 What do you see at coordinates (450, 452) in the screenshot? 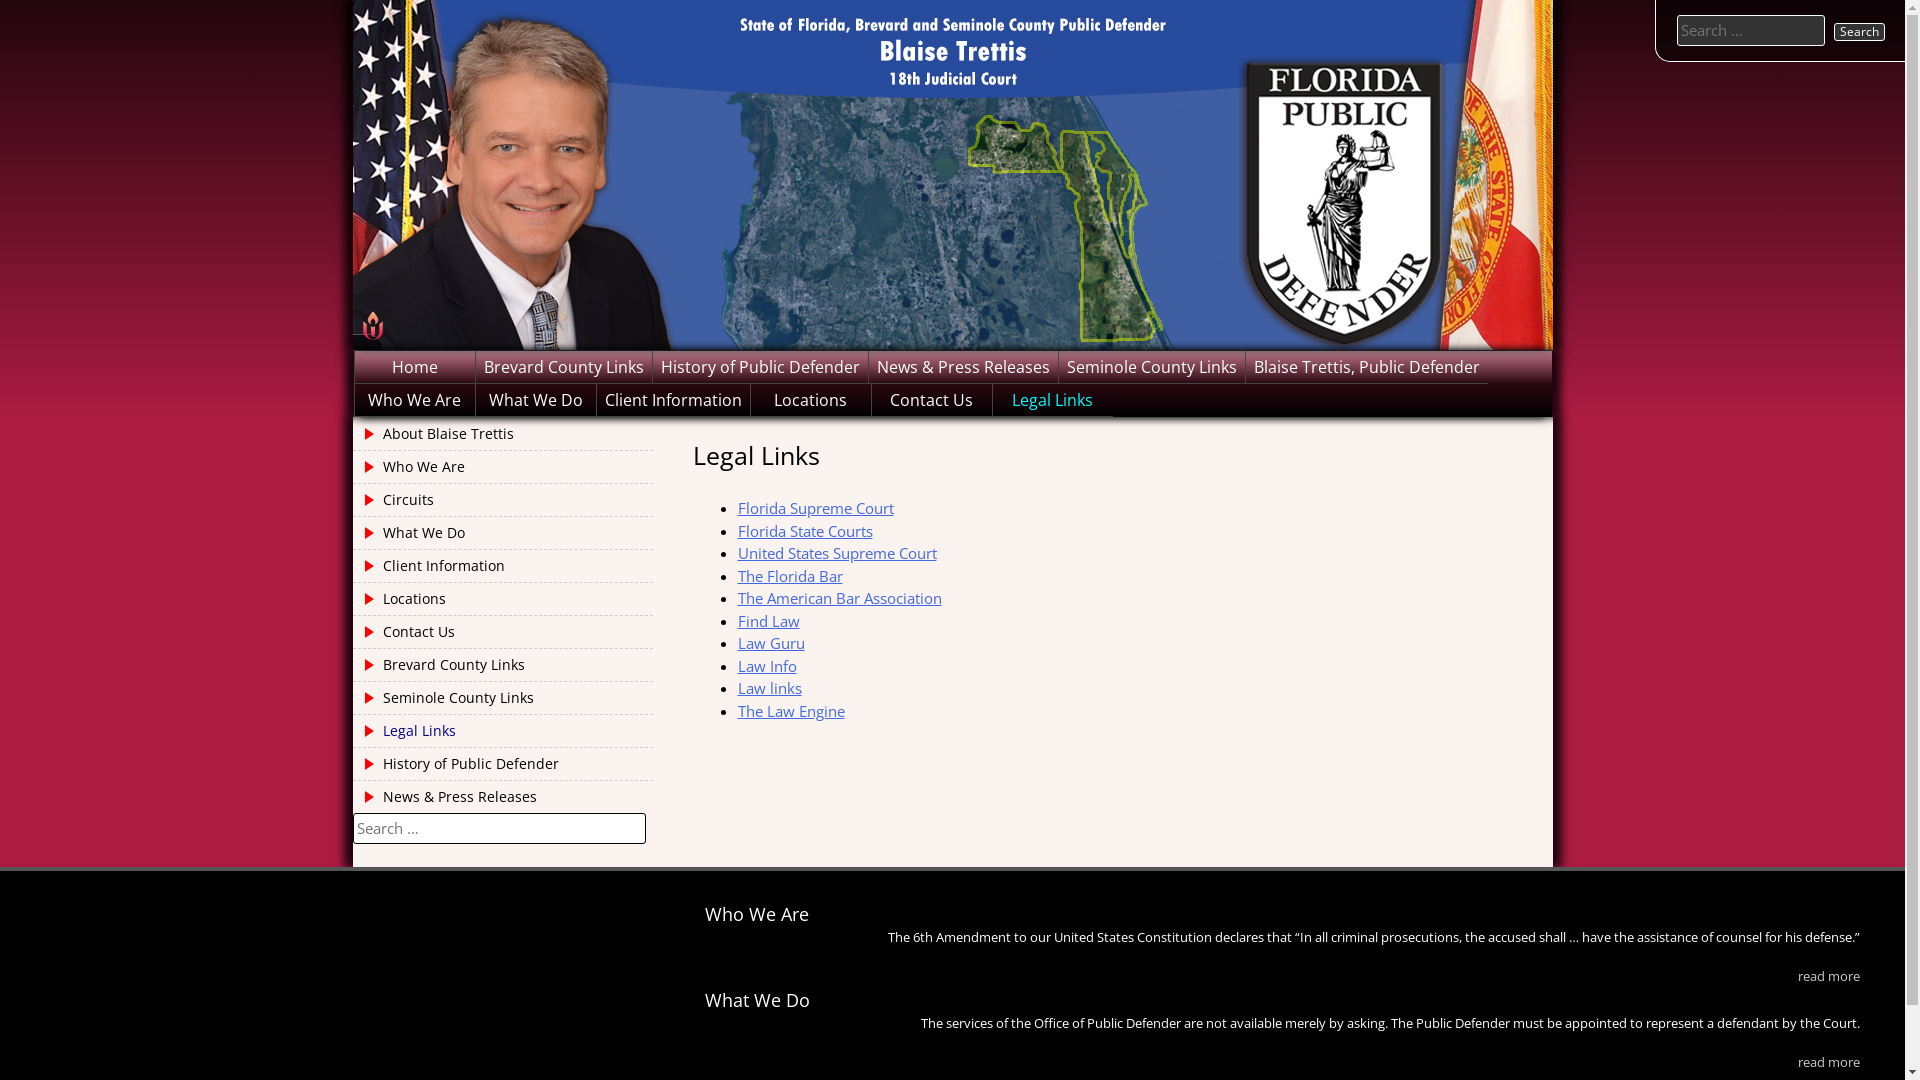
I see `'Brevard and Seminole Public Defender'` at bounding box center [450, 452].